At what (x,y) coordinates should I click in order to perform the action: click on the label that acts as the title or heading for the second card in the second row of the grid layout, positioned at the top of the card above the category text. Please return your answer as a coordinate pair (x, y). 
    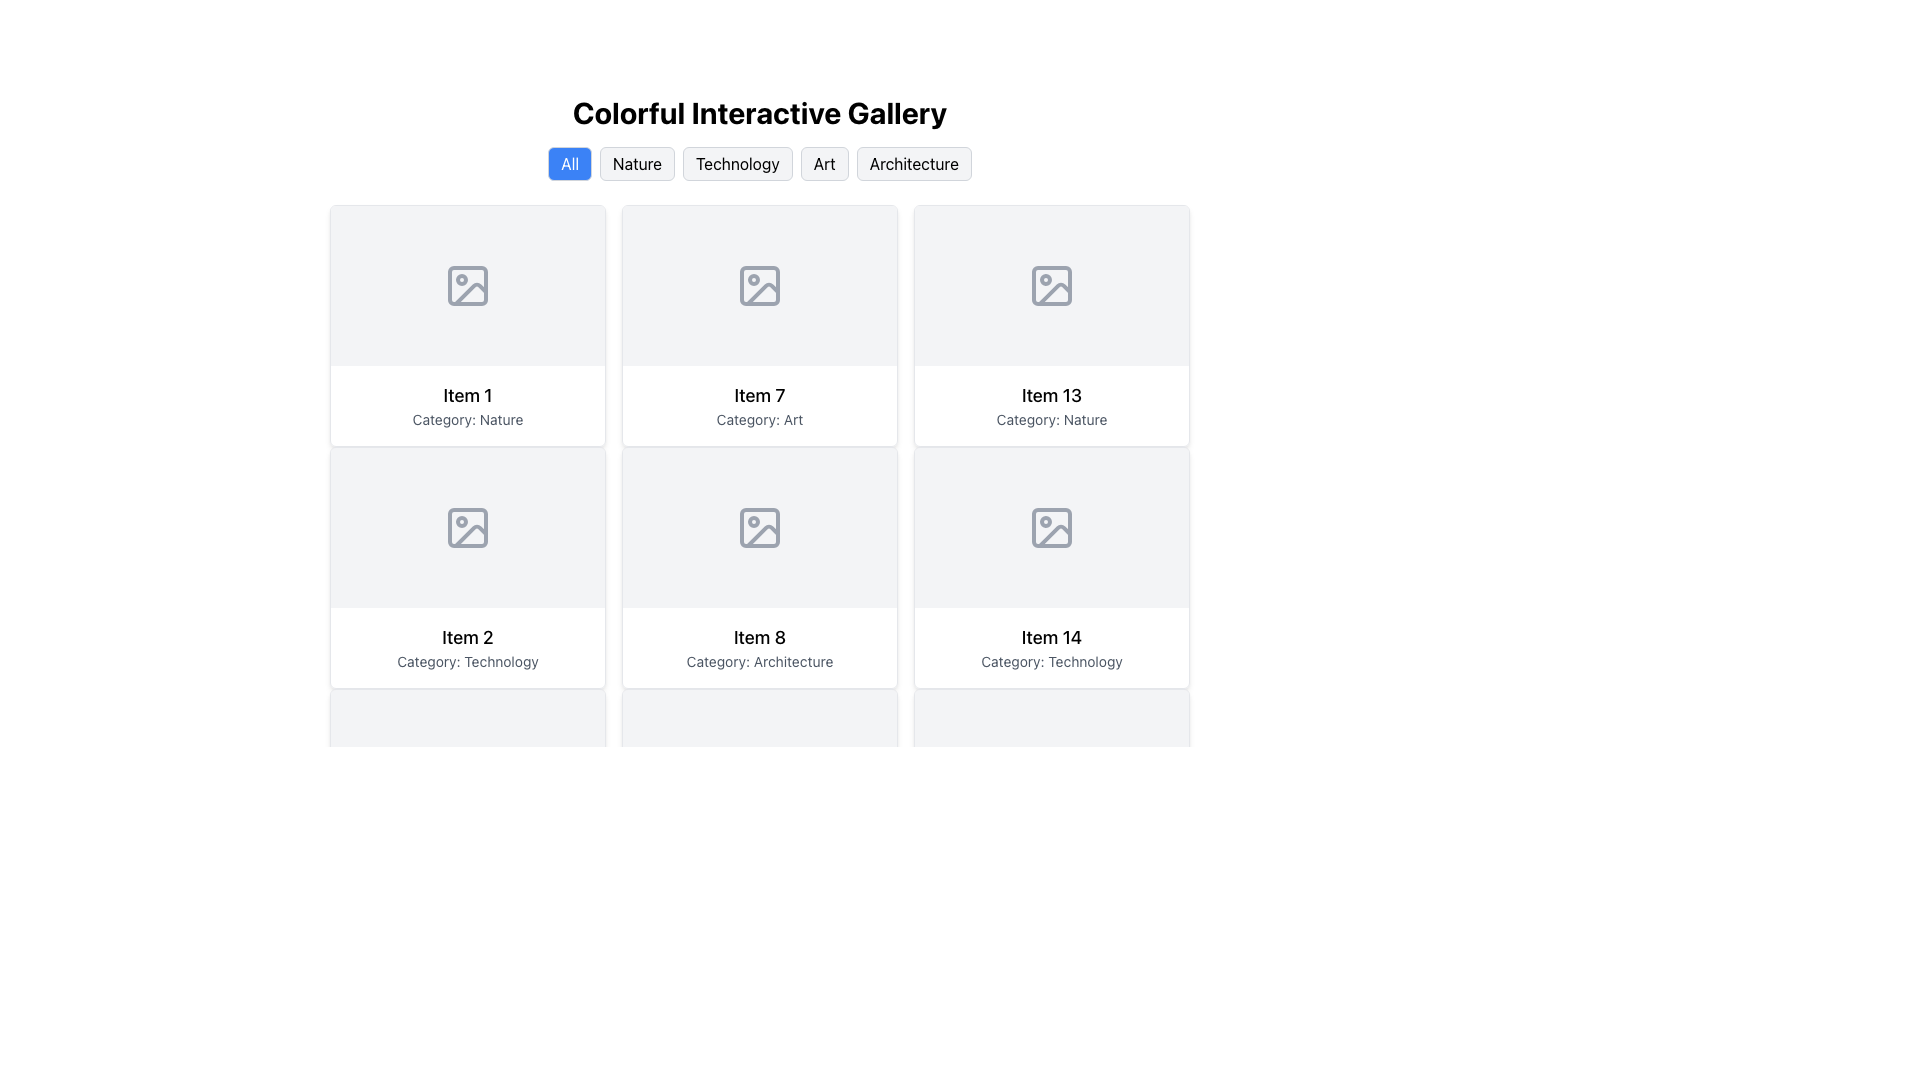
    Looking at the image, I should click on (758, 396).